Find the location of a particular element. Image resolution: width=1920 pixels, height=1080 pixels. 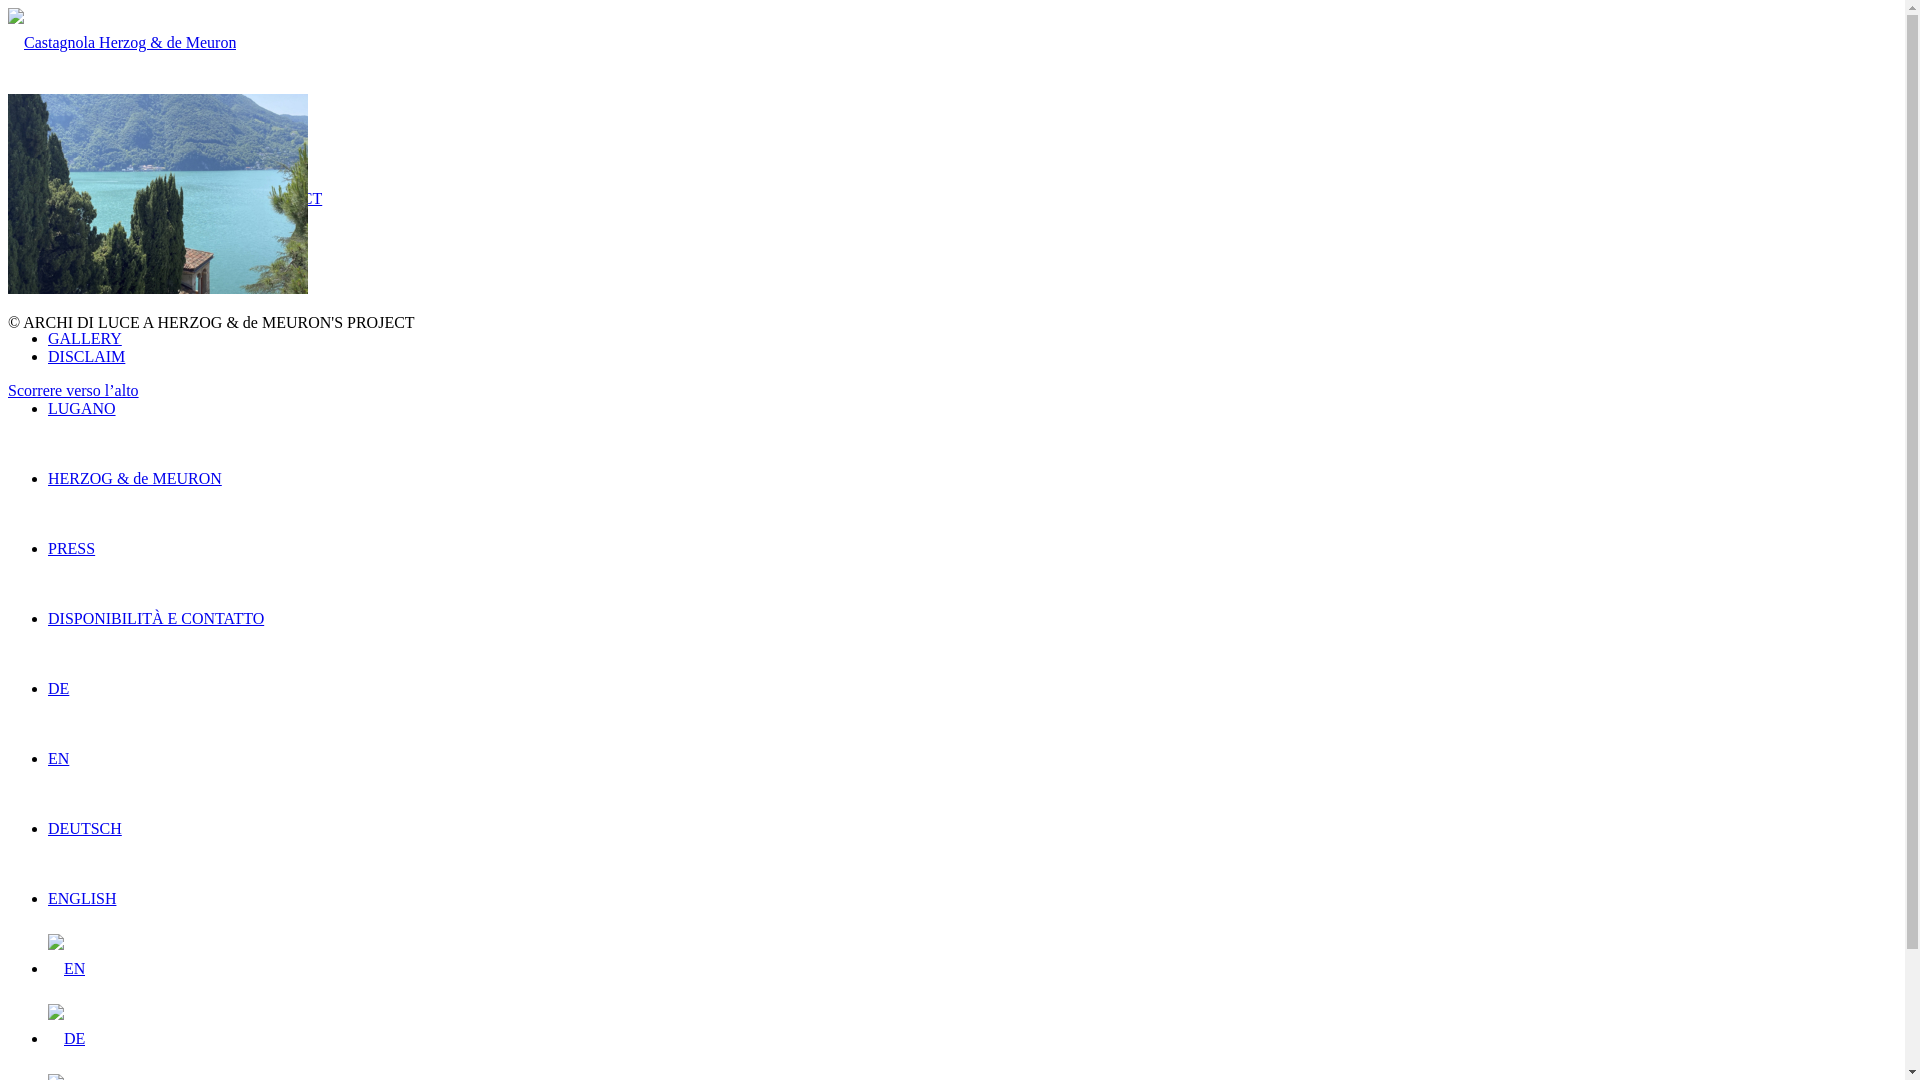

'EN' is located at coordinates (58, 758).